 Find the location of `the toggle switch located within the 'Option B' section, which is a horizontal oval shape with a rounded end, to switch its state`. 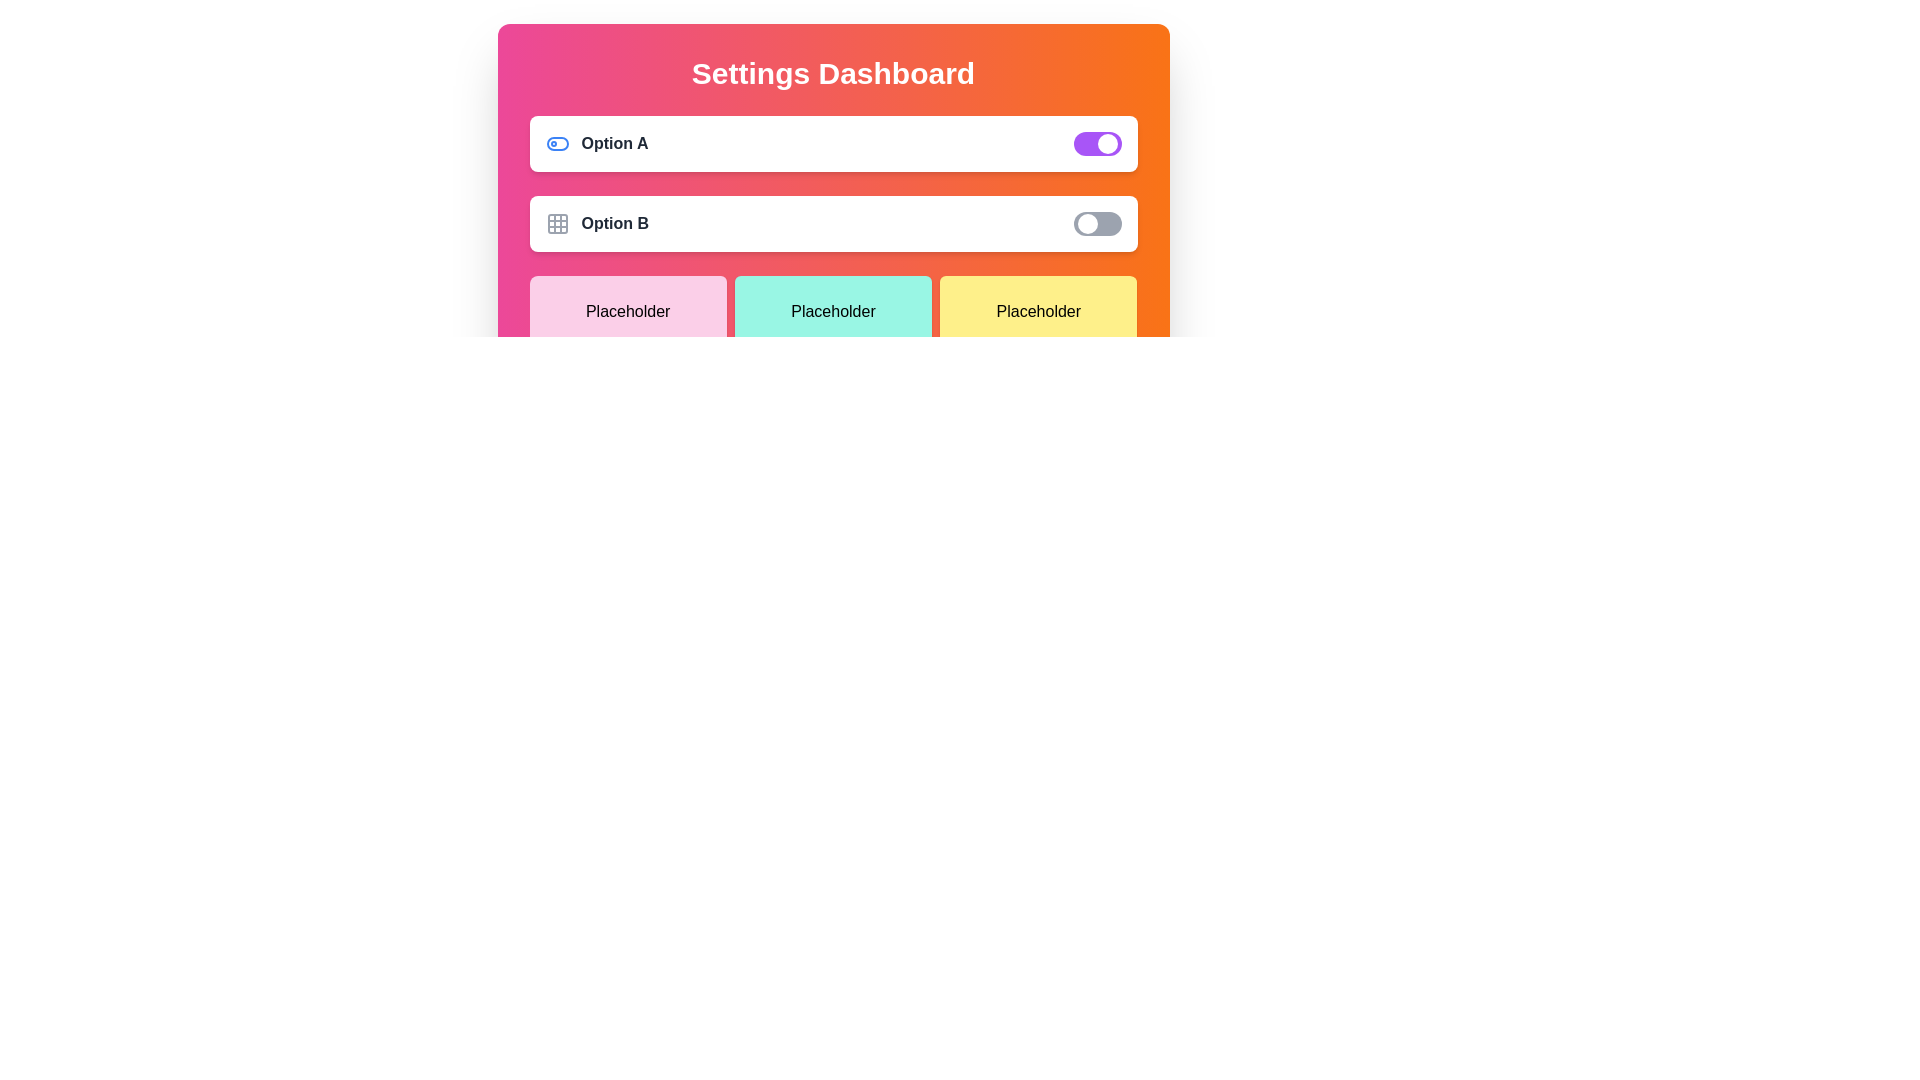

the toggle switch located within the 'Option B' section, which is a horizontal oval shape with a rounded end, to switch its state is located at coordinates (1096, 223).